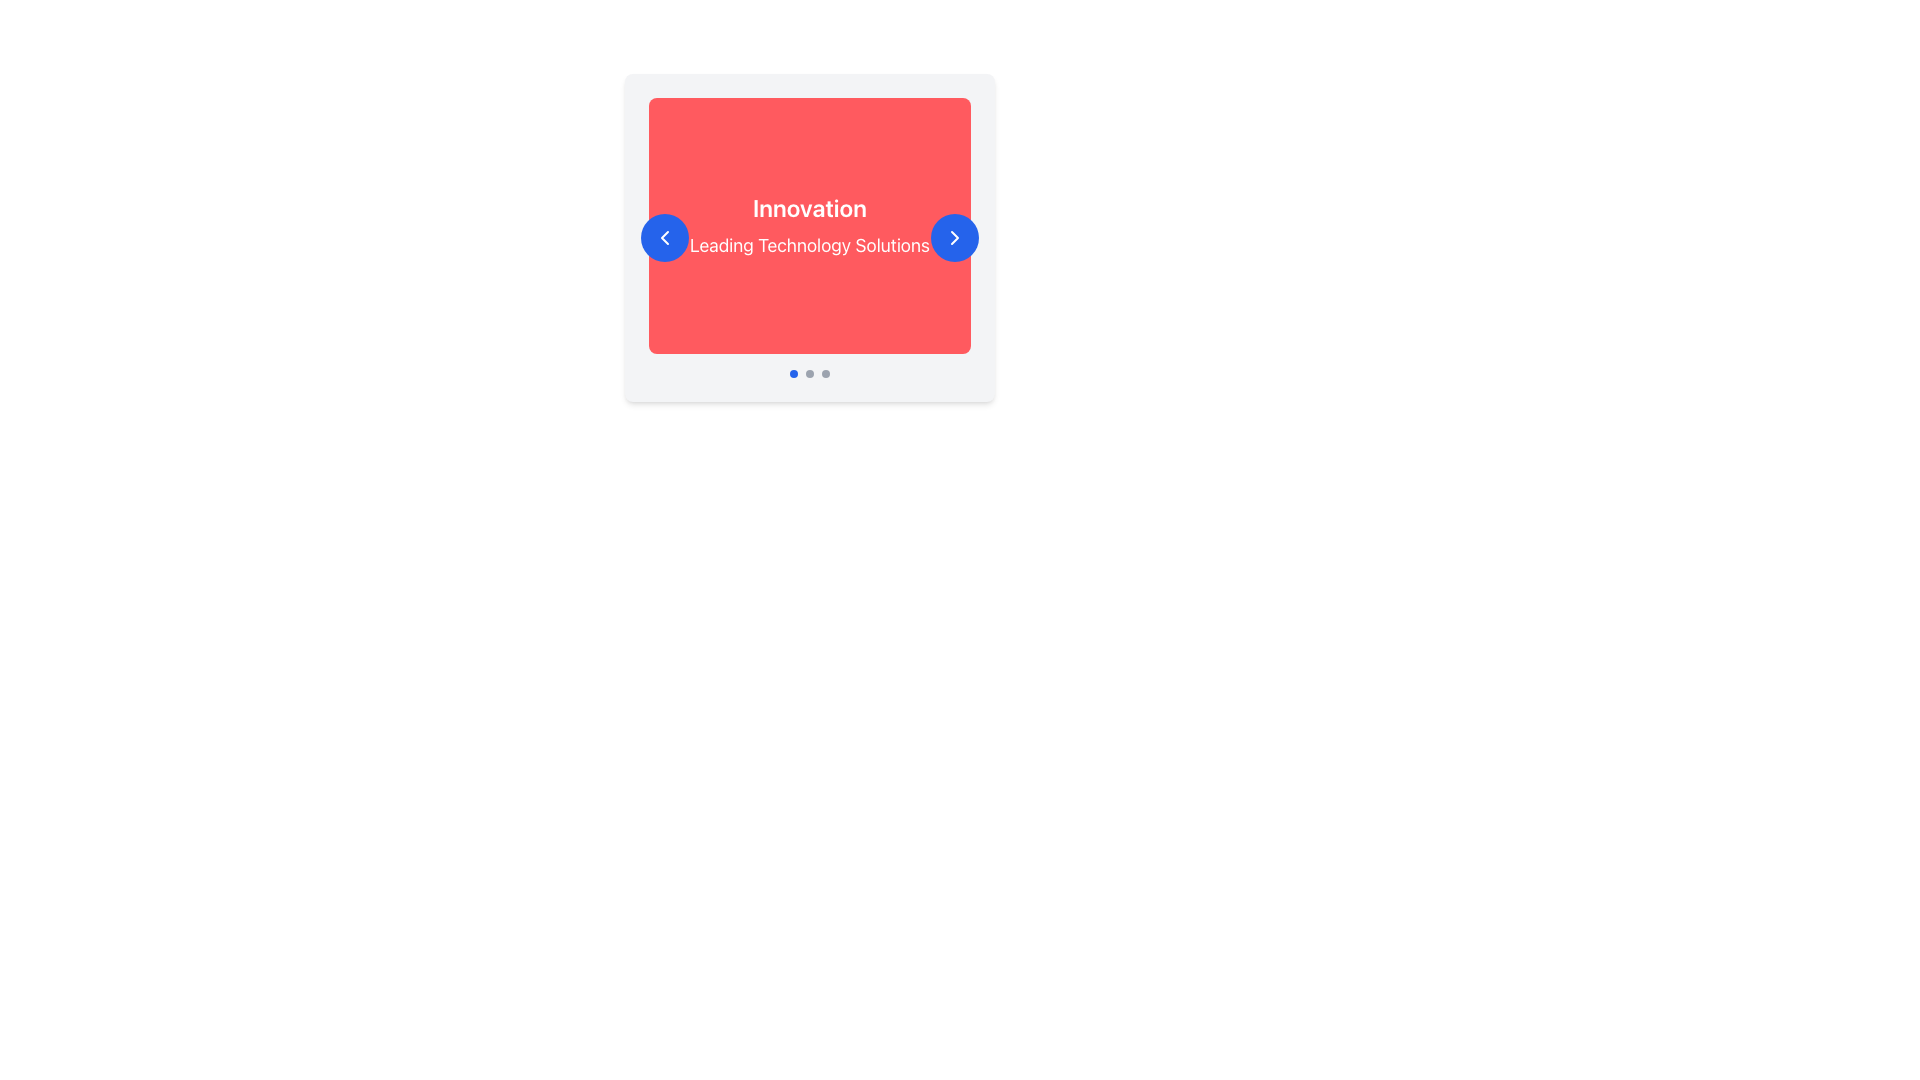  What do you see at coordinates (665, 237) in the screenshot?
I see `the SVG Icon embedded within the circular blue button located to the left of the 'Innovation' card` at bounding box center [665, 237].